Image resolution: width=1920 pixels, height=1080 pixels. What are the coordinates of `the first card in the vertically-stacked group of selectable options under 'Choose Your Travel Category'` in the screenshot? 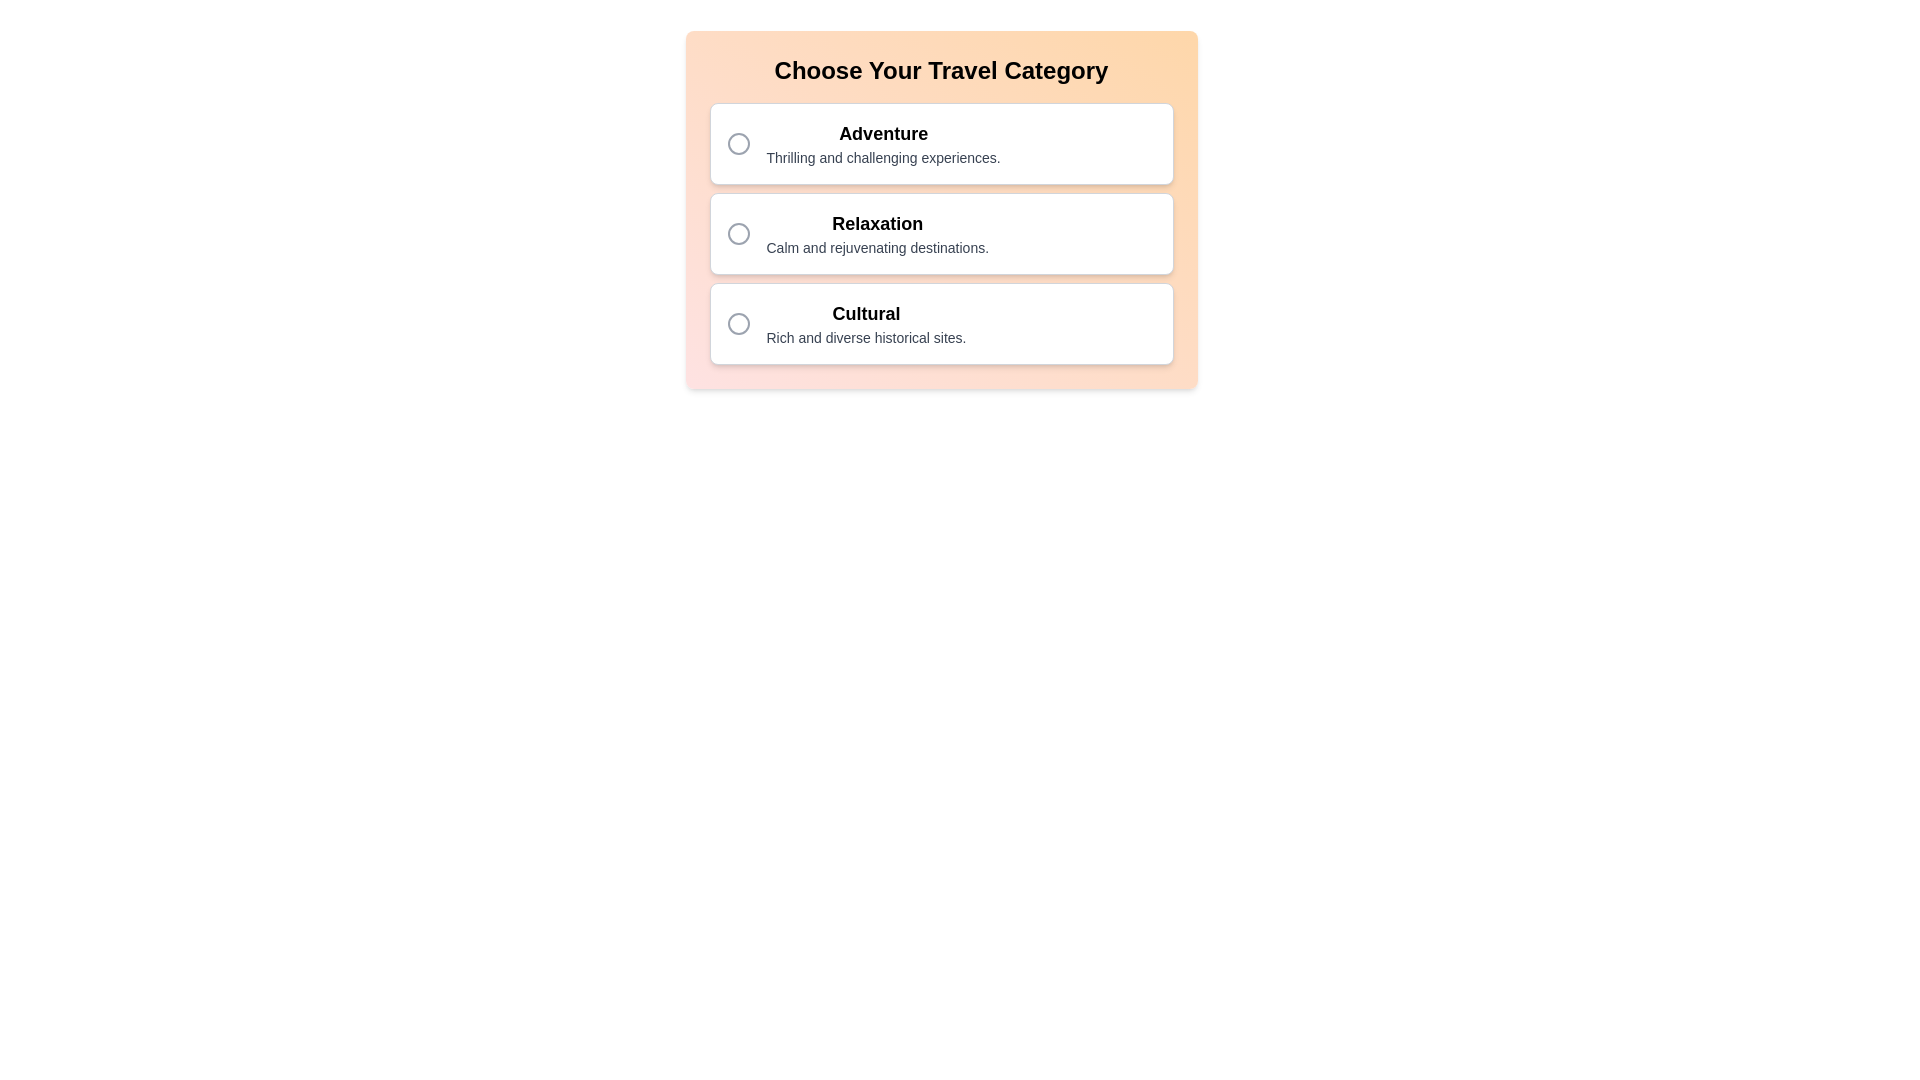 It's located at (940, 142).